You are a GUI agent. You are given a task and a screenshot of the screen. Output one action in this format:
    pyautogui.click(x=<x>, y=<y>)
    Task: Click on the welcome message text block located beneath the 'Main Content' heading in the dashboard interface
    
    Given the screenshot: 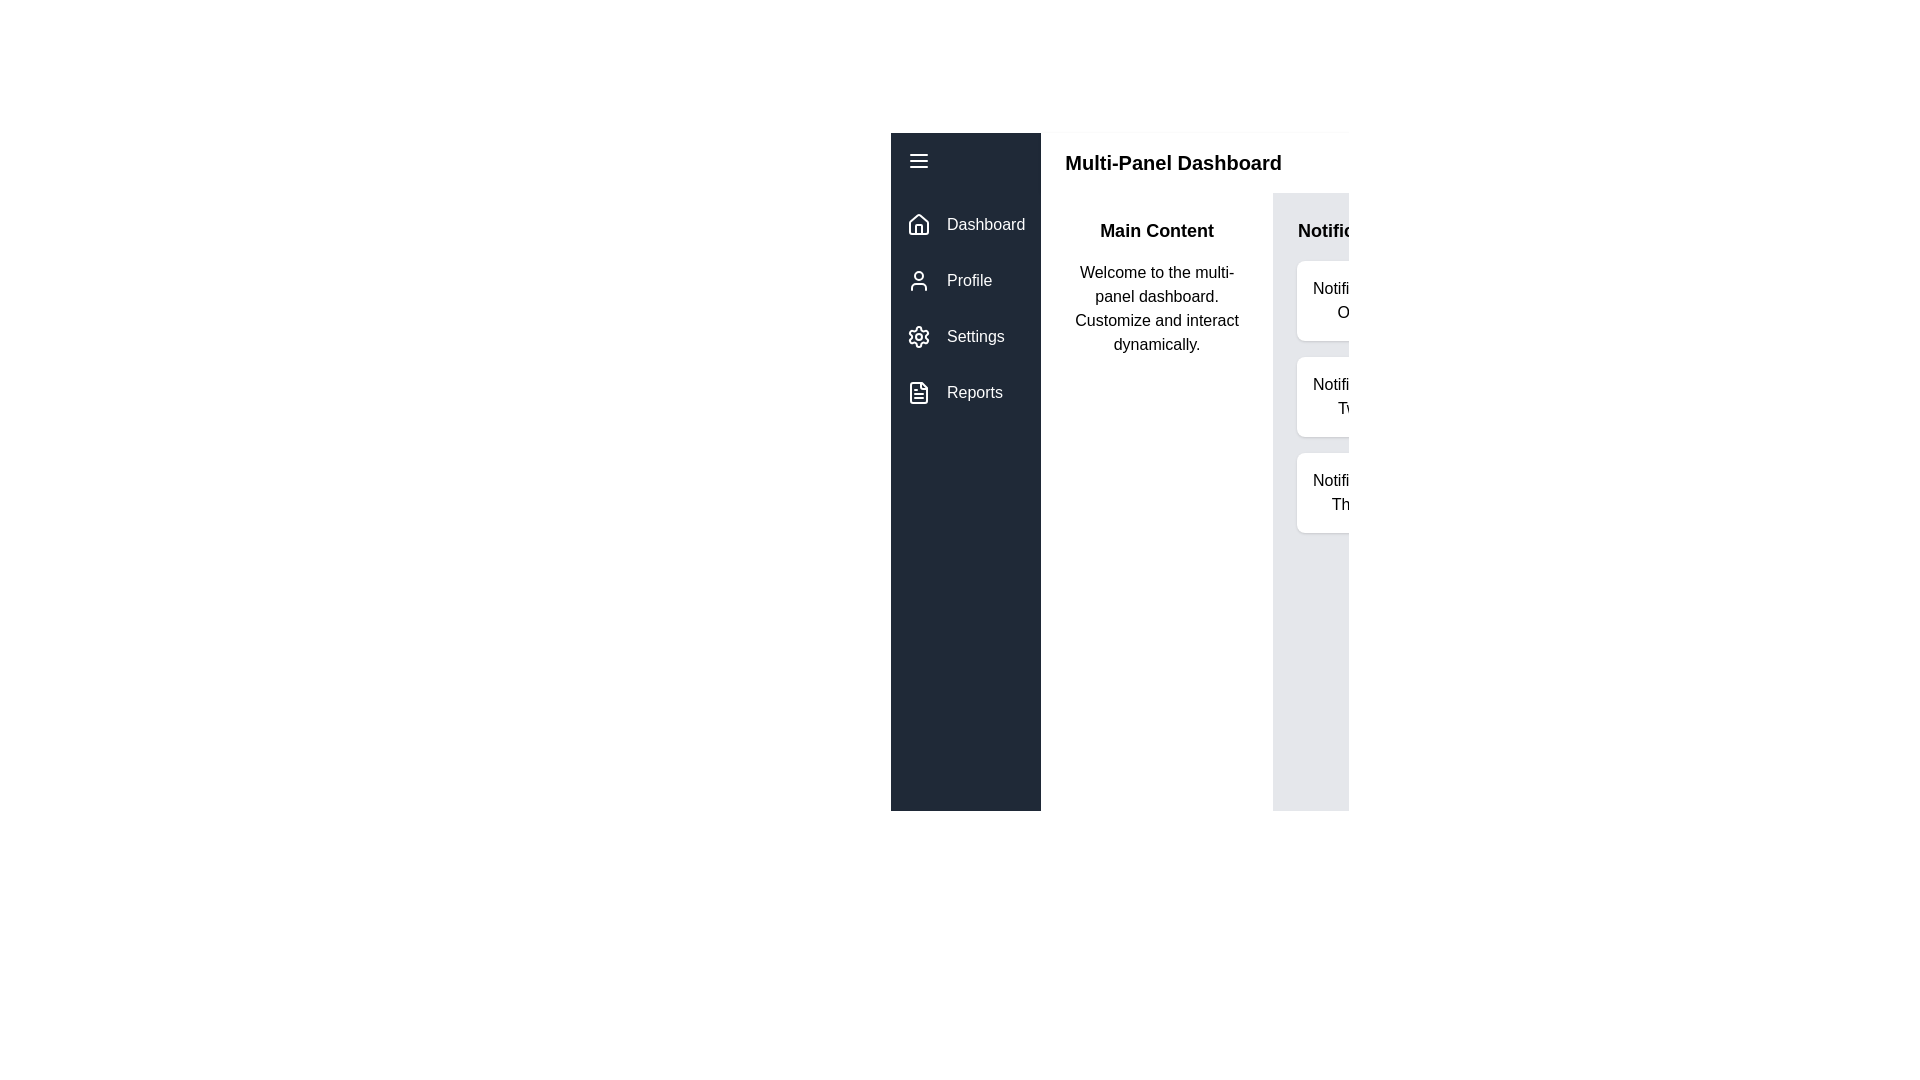 What is the action you would take?
    pyautogui.click(x=1157, y=308)
    